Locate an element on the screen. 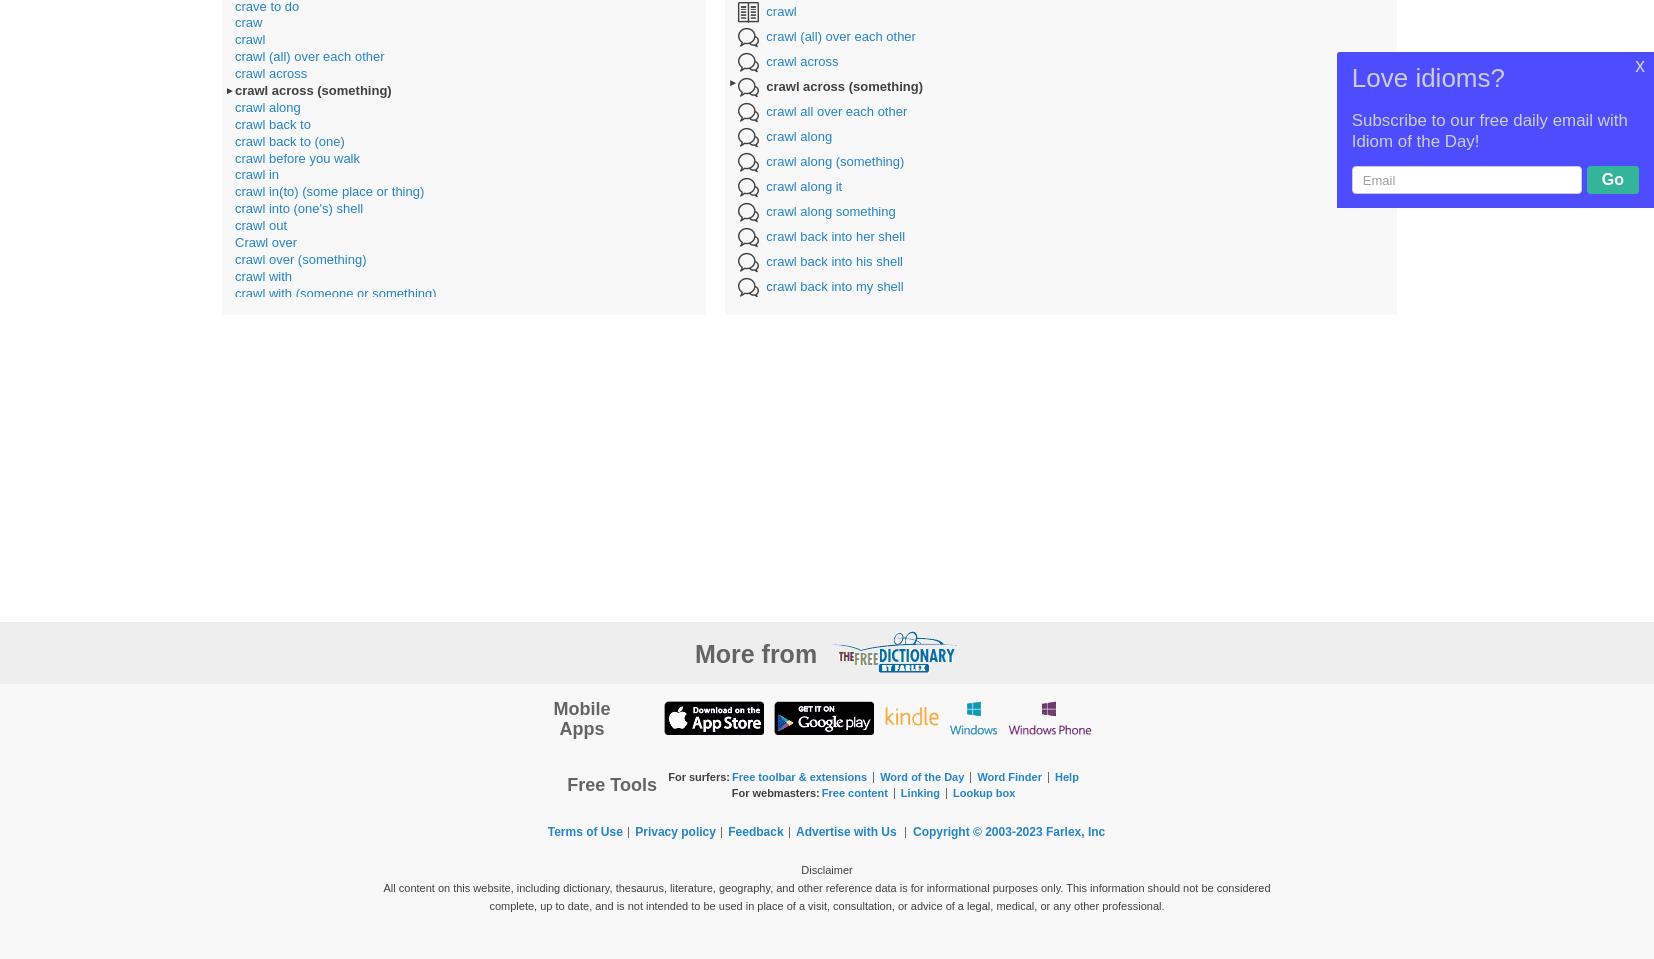 The image size is (1654, 959). 'Lookup box' is located at coordinates (982, 792).